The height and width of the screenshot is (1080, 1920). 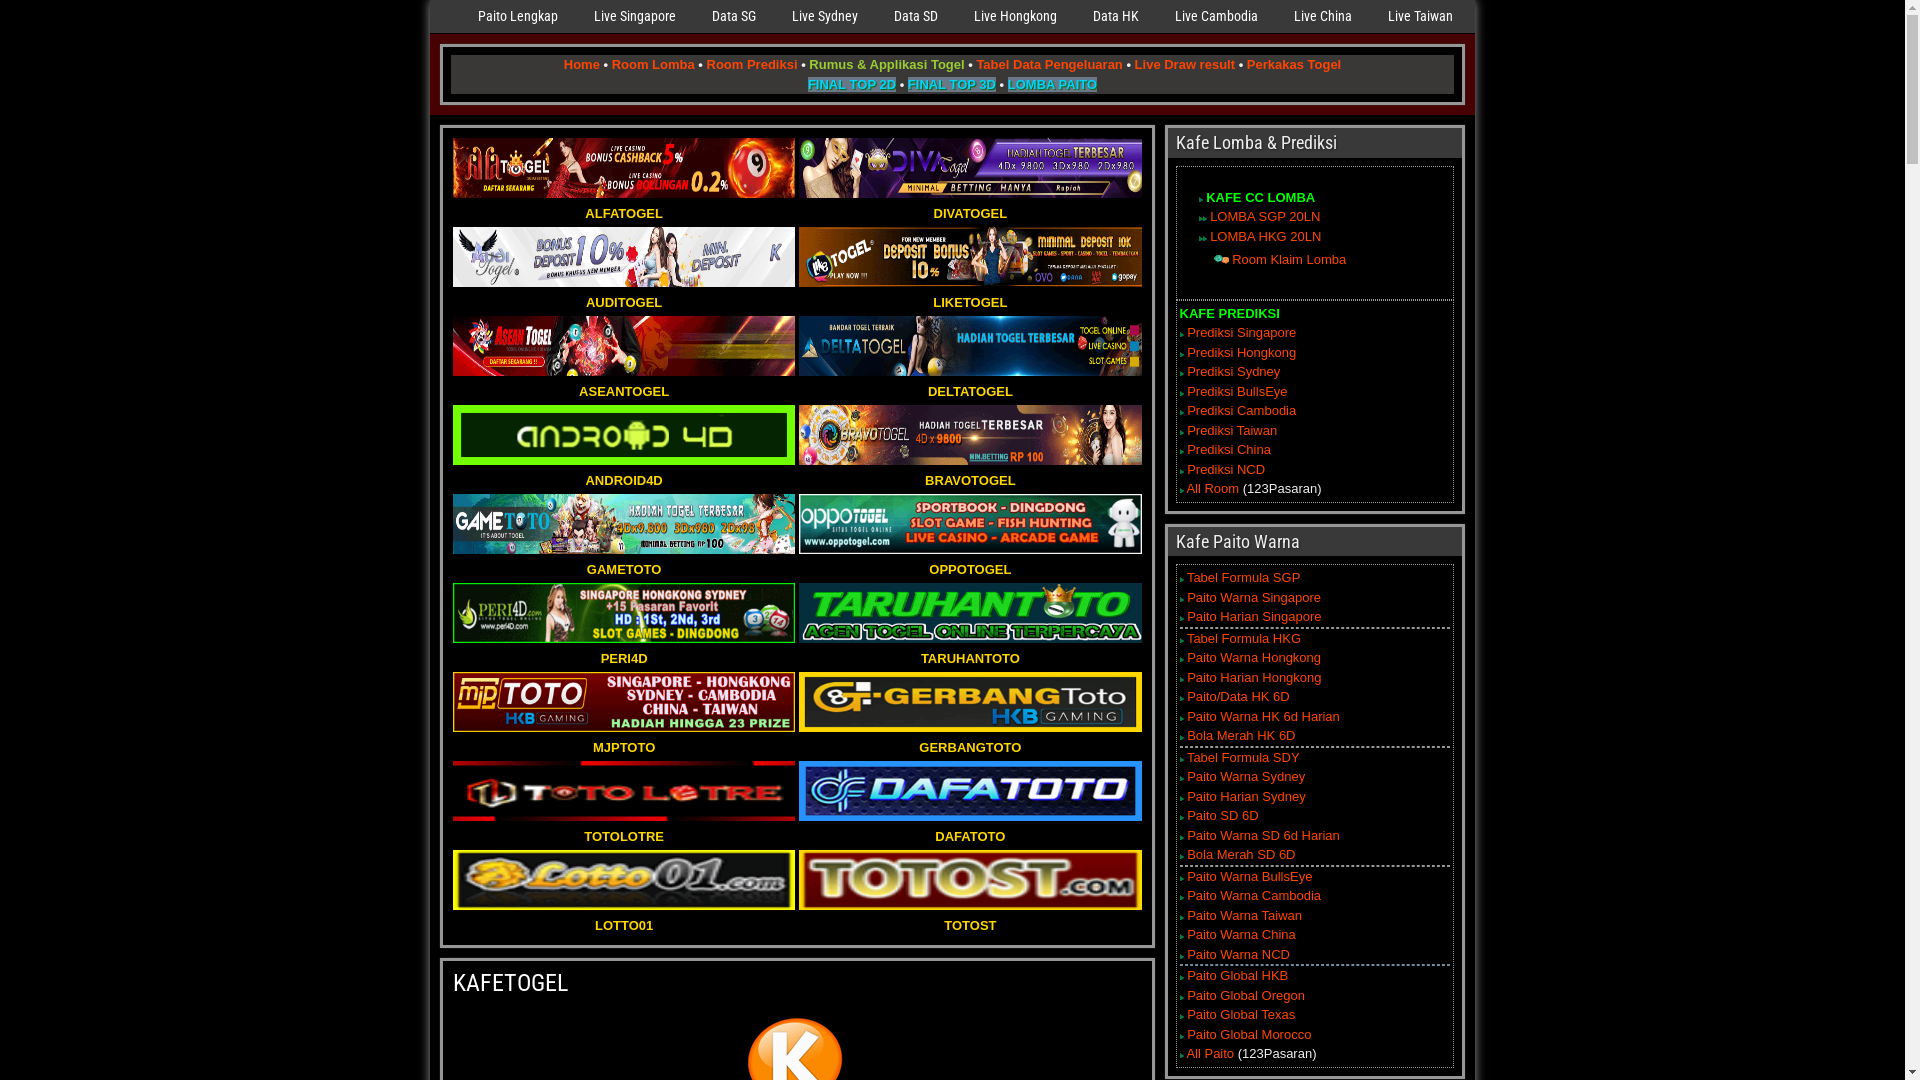 I want to click on 'KAFETOGEL', so click(x=510, y=982).